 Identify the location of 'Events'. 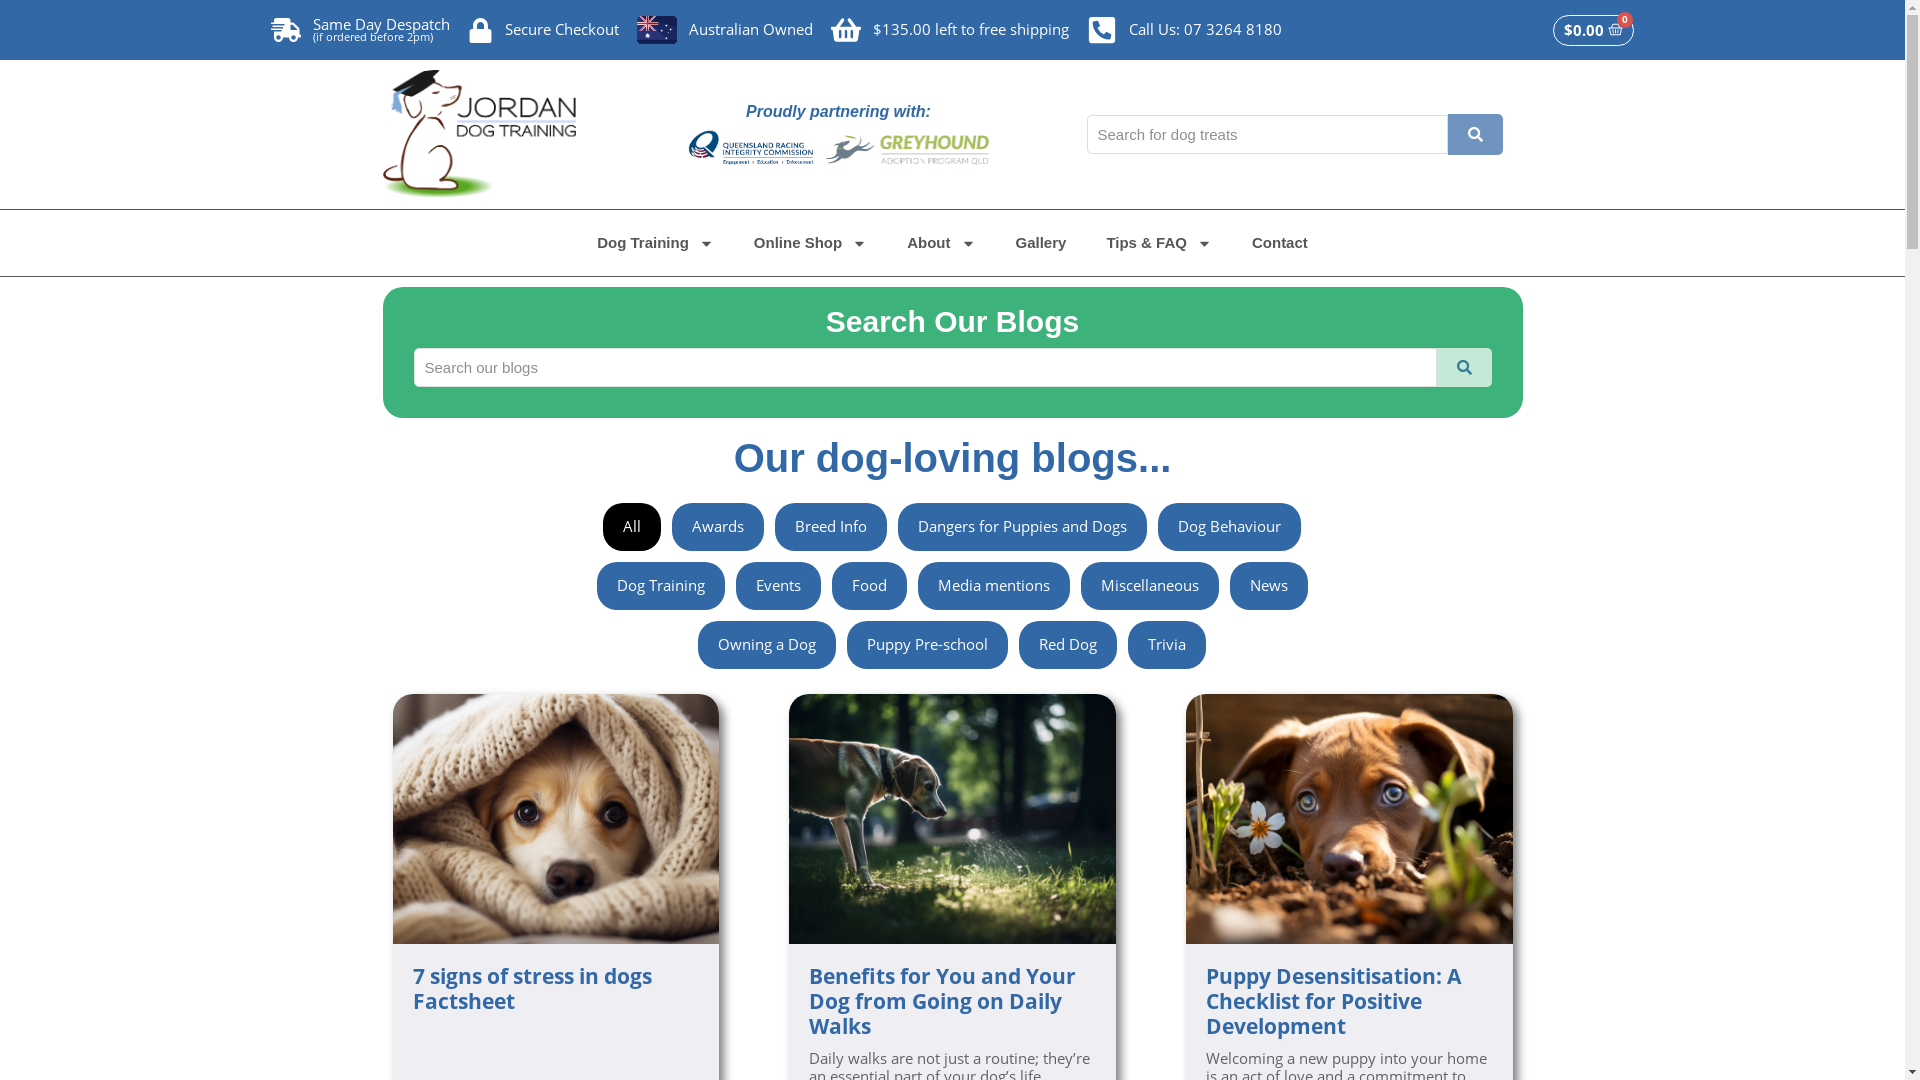
(777, 585).